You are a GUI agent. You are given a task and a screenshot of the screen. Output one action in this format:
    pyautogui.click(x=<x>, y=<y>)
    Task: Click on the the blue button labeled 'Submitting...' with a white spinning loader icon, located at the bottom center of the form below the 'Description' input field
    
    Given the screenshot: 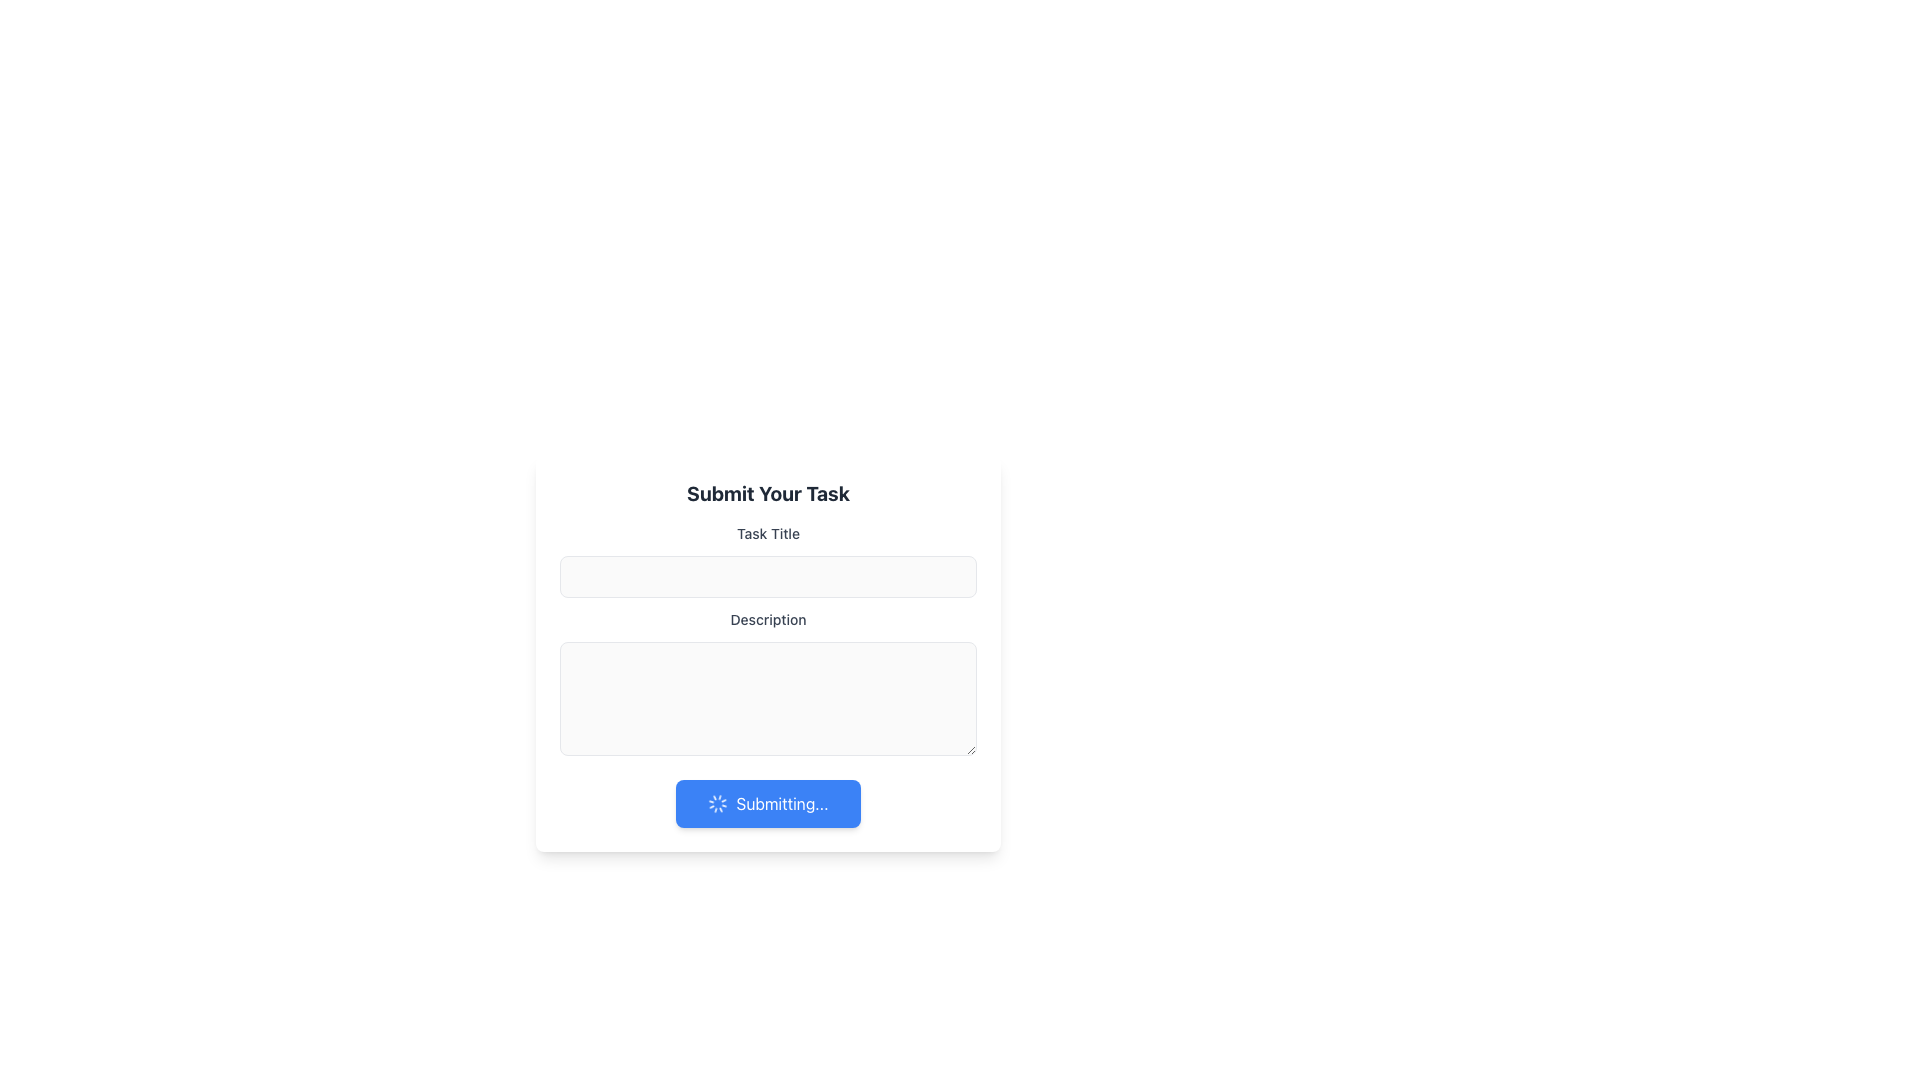 What is the action you would take?
    pyautogui.click(x=767, y=802)
    